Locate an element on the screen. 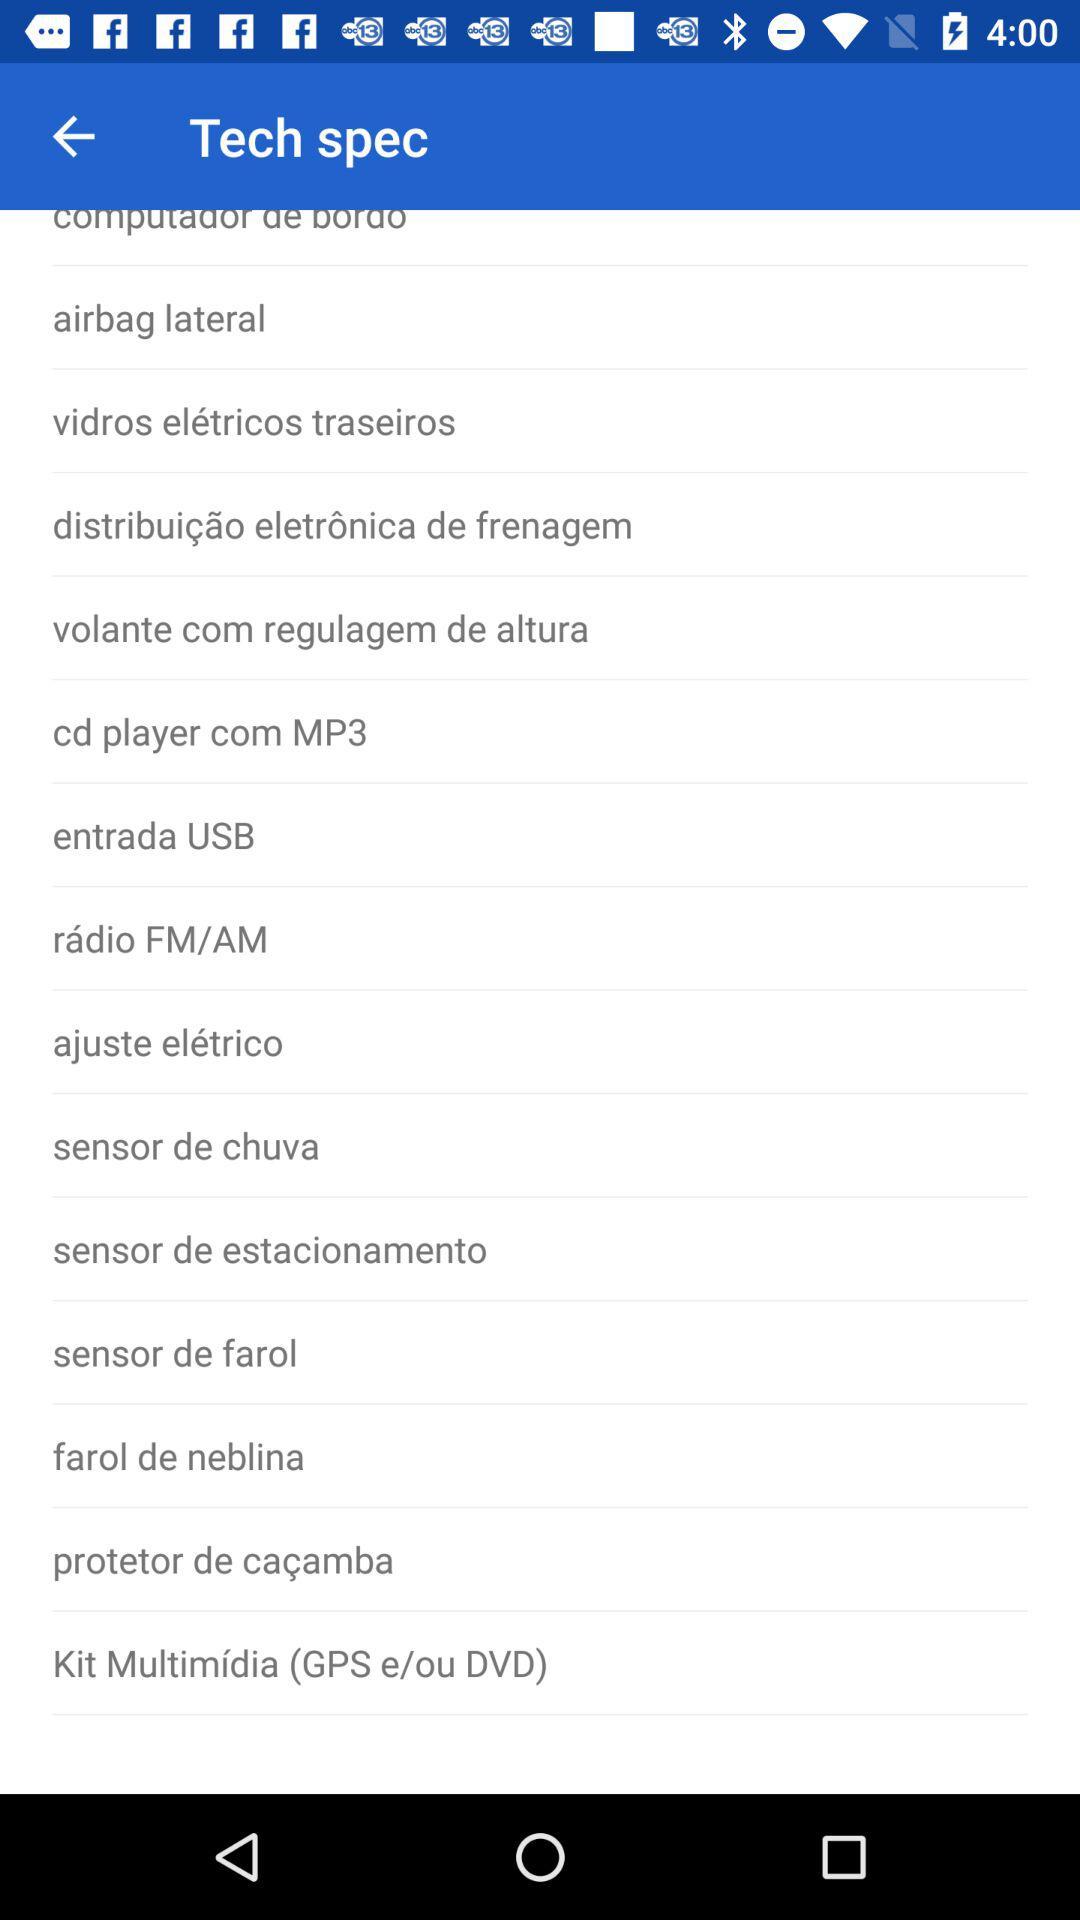 This screenshot has height=1920, width=1080. the icon next to tech spec icon is located at coordinates (72, 135).